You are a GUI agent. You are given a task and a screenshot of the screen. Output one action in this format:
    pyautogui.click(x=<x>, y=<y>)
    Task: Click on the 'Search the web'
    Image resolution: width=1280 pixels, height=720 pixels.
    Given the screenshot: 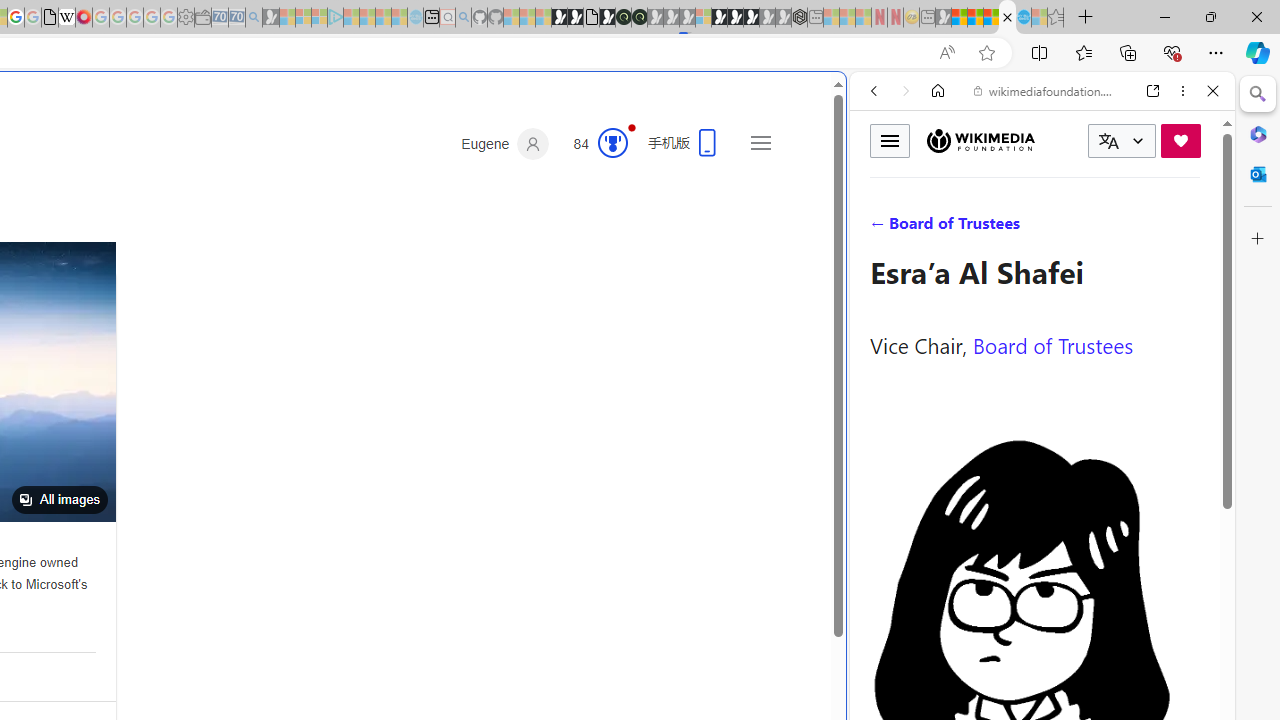 What is the action you would take?
    pyautogui.click(x=1051, y=137)
    